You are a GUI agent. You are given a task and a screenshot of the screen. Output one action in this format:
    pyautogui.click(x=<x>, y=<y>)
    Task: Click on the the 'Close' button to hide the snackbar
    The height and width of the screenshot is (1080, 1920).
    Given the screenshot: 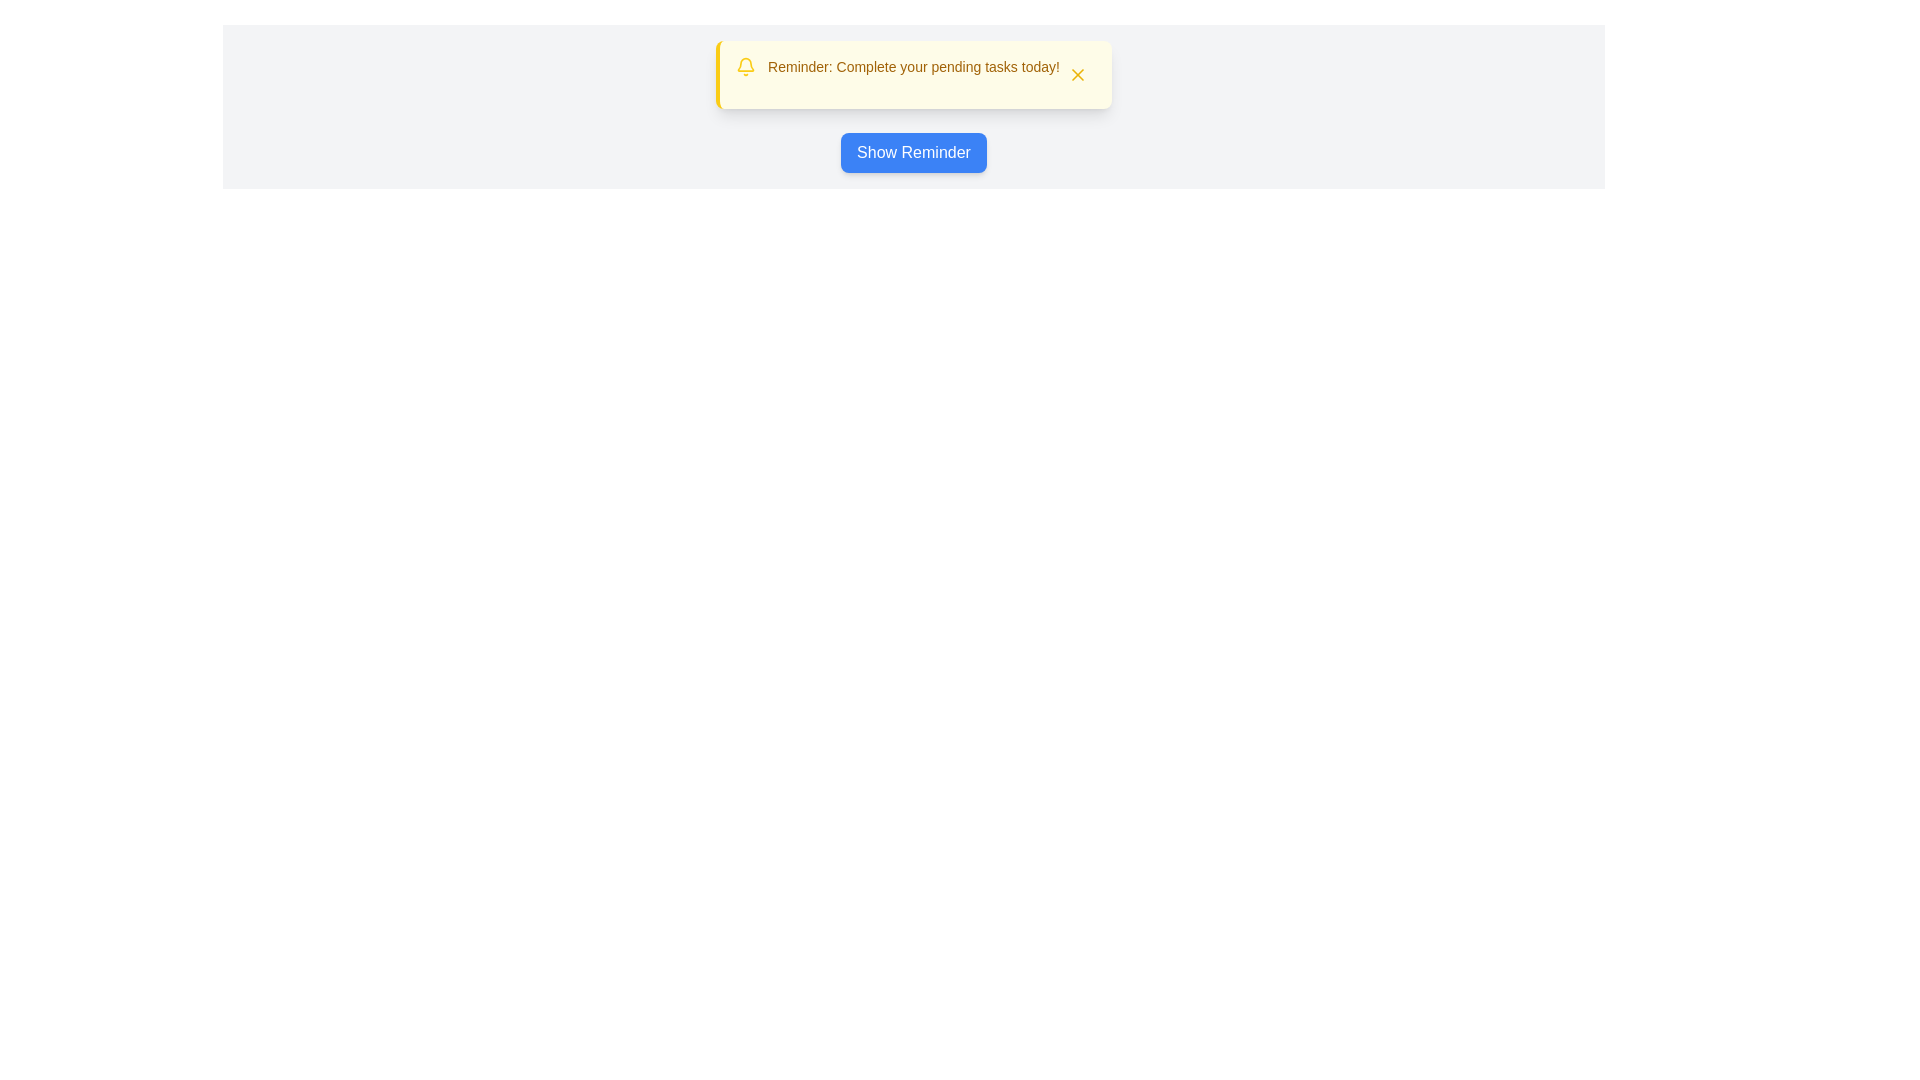 What is the action you would take?
    pyautogui.click(x=1076, y=73)
    